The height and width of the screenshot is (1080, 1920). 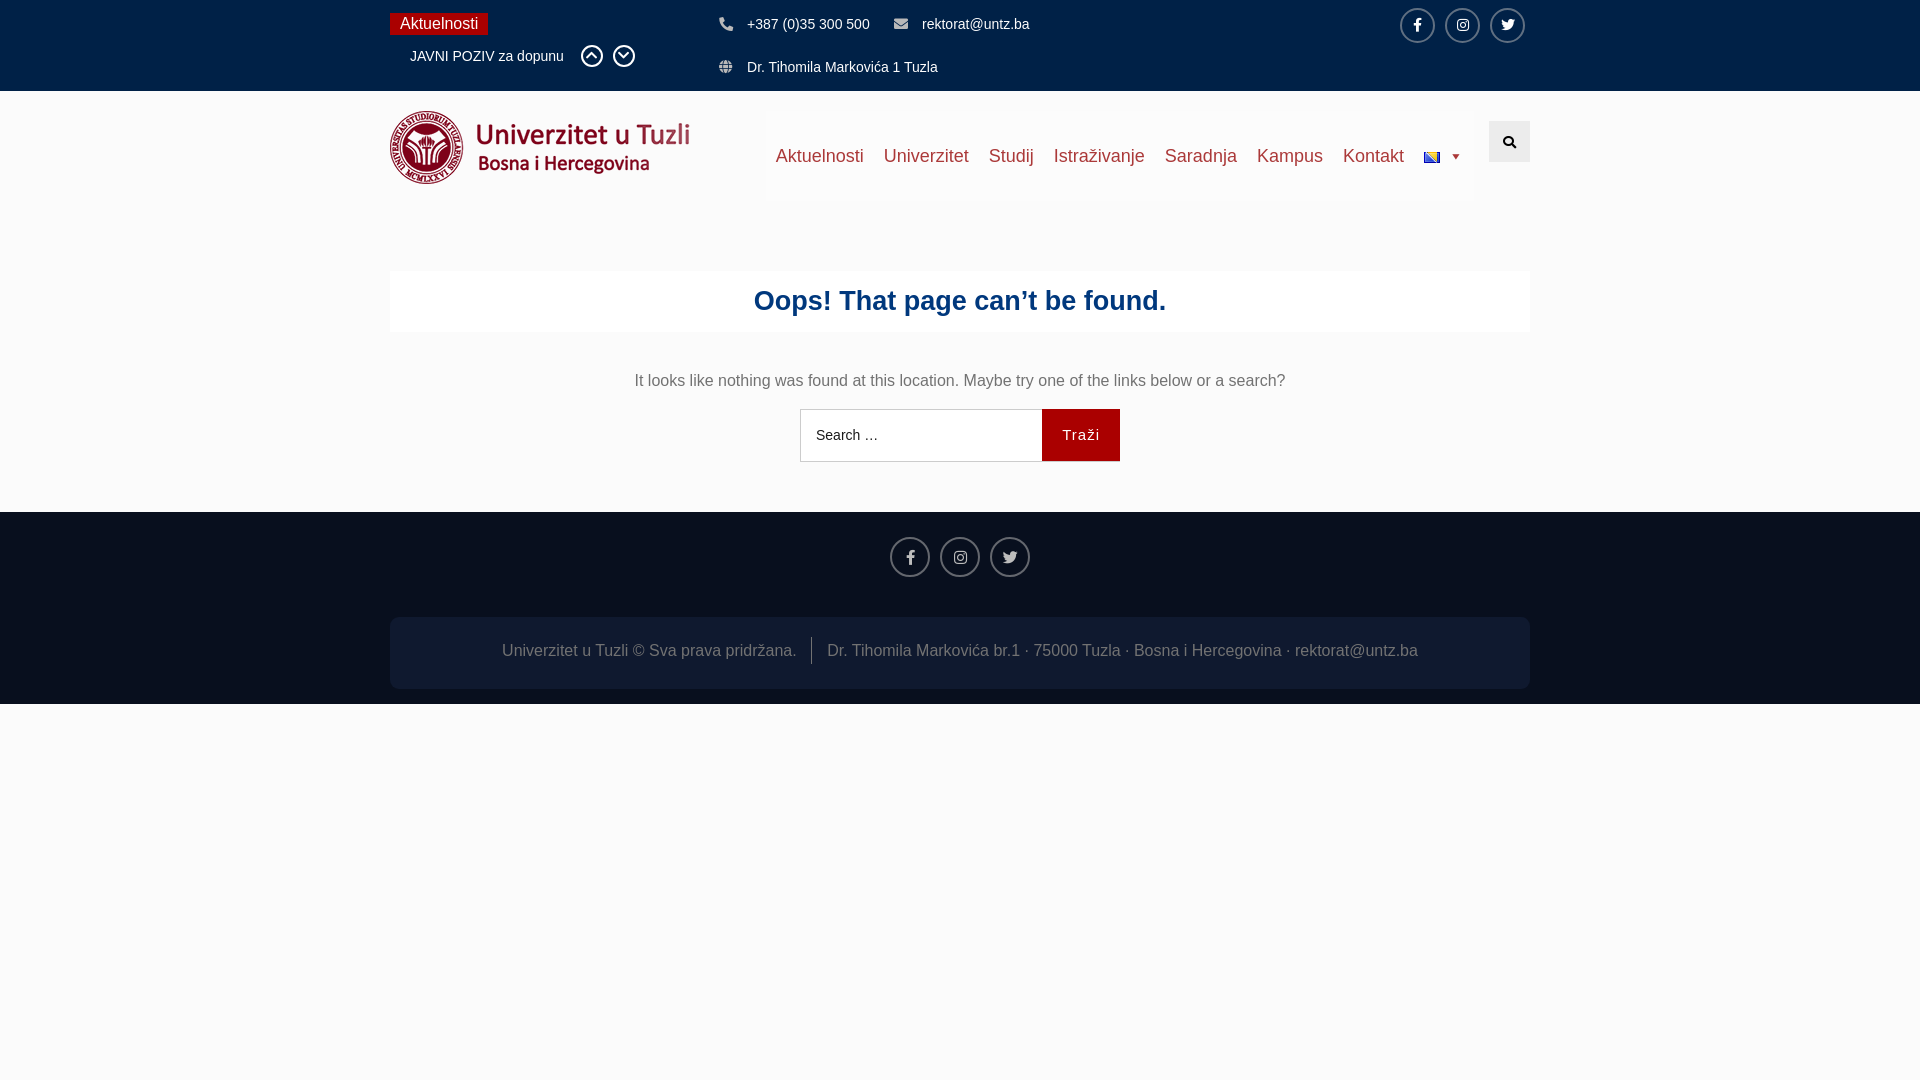 I want to click on 'Aktuelnosti', so click(x=820, y=154).